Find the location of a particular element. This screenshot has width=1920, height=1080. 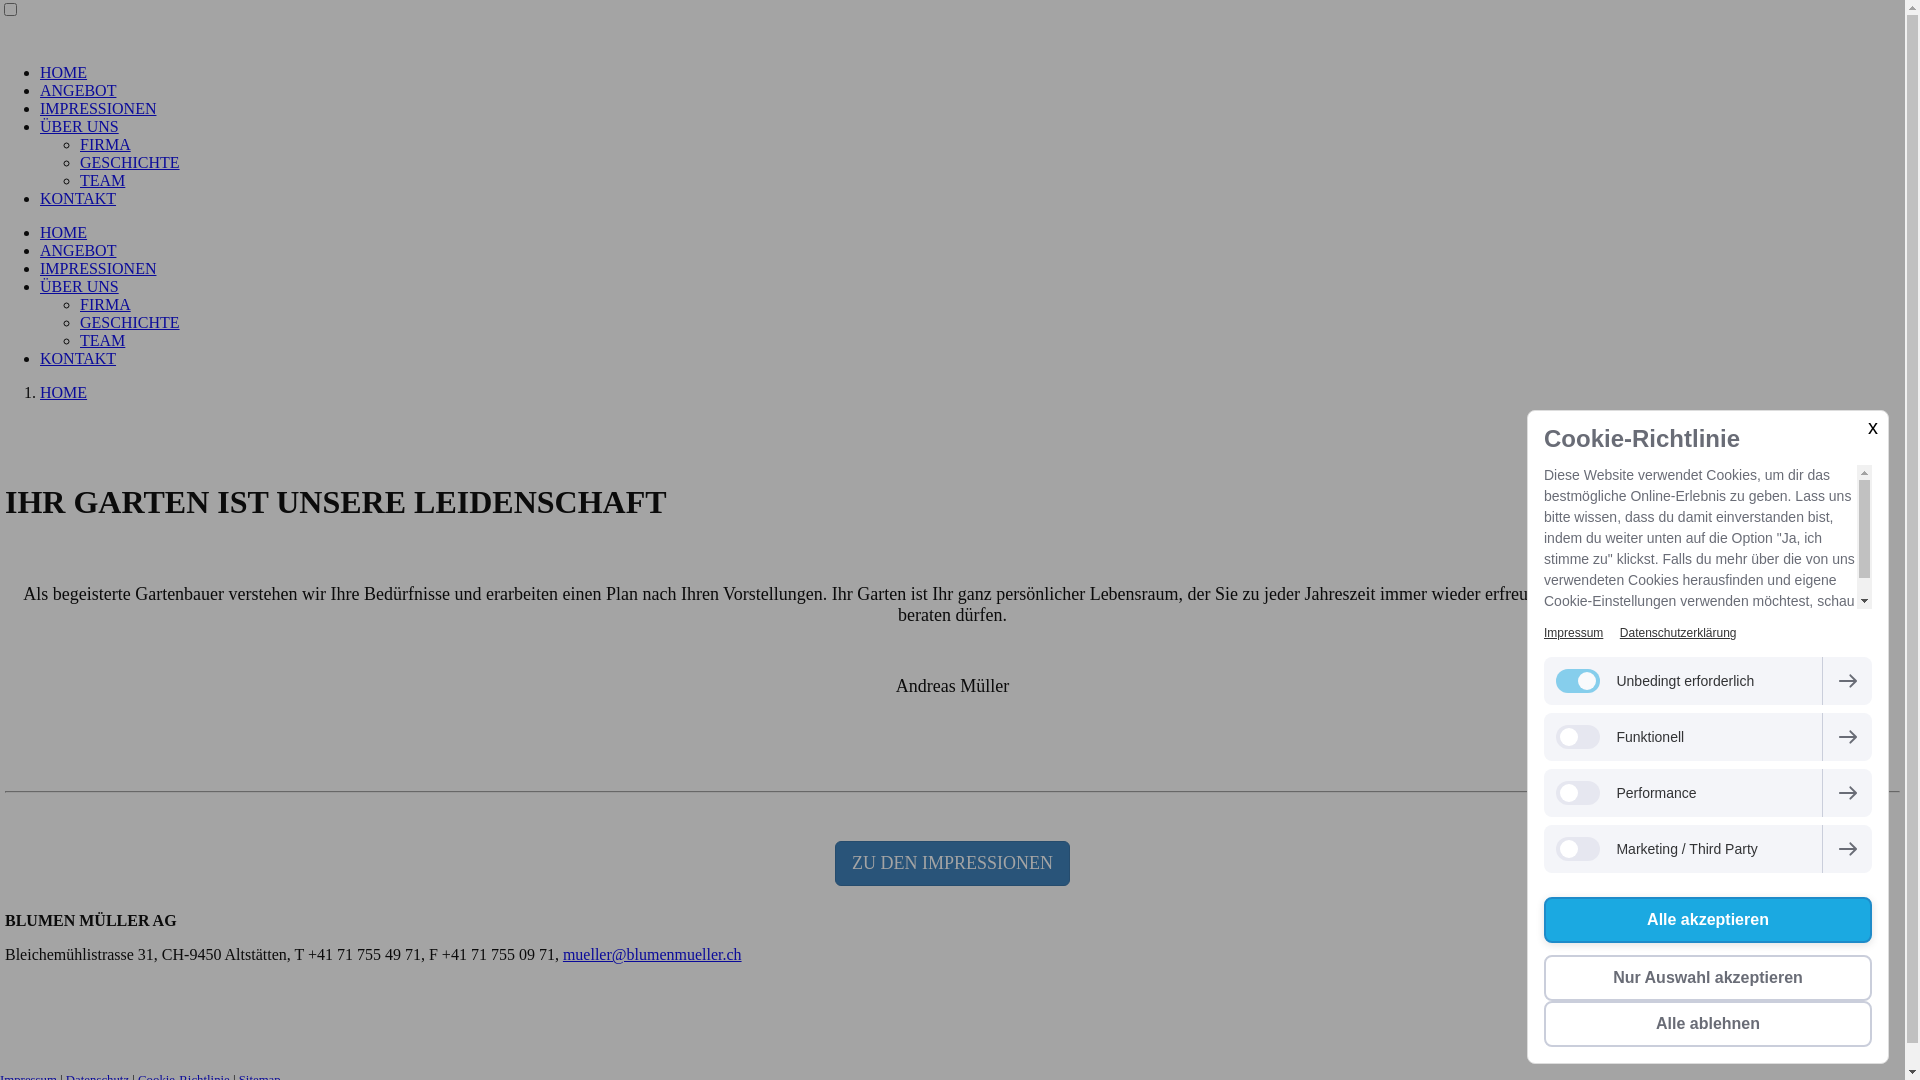

'IMPRESSIONEN' is located at coordinates (39, 267).